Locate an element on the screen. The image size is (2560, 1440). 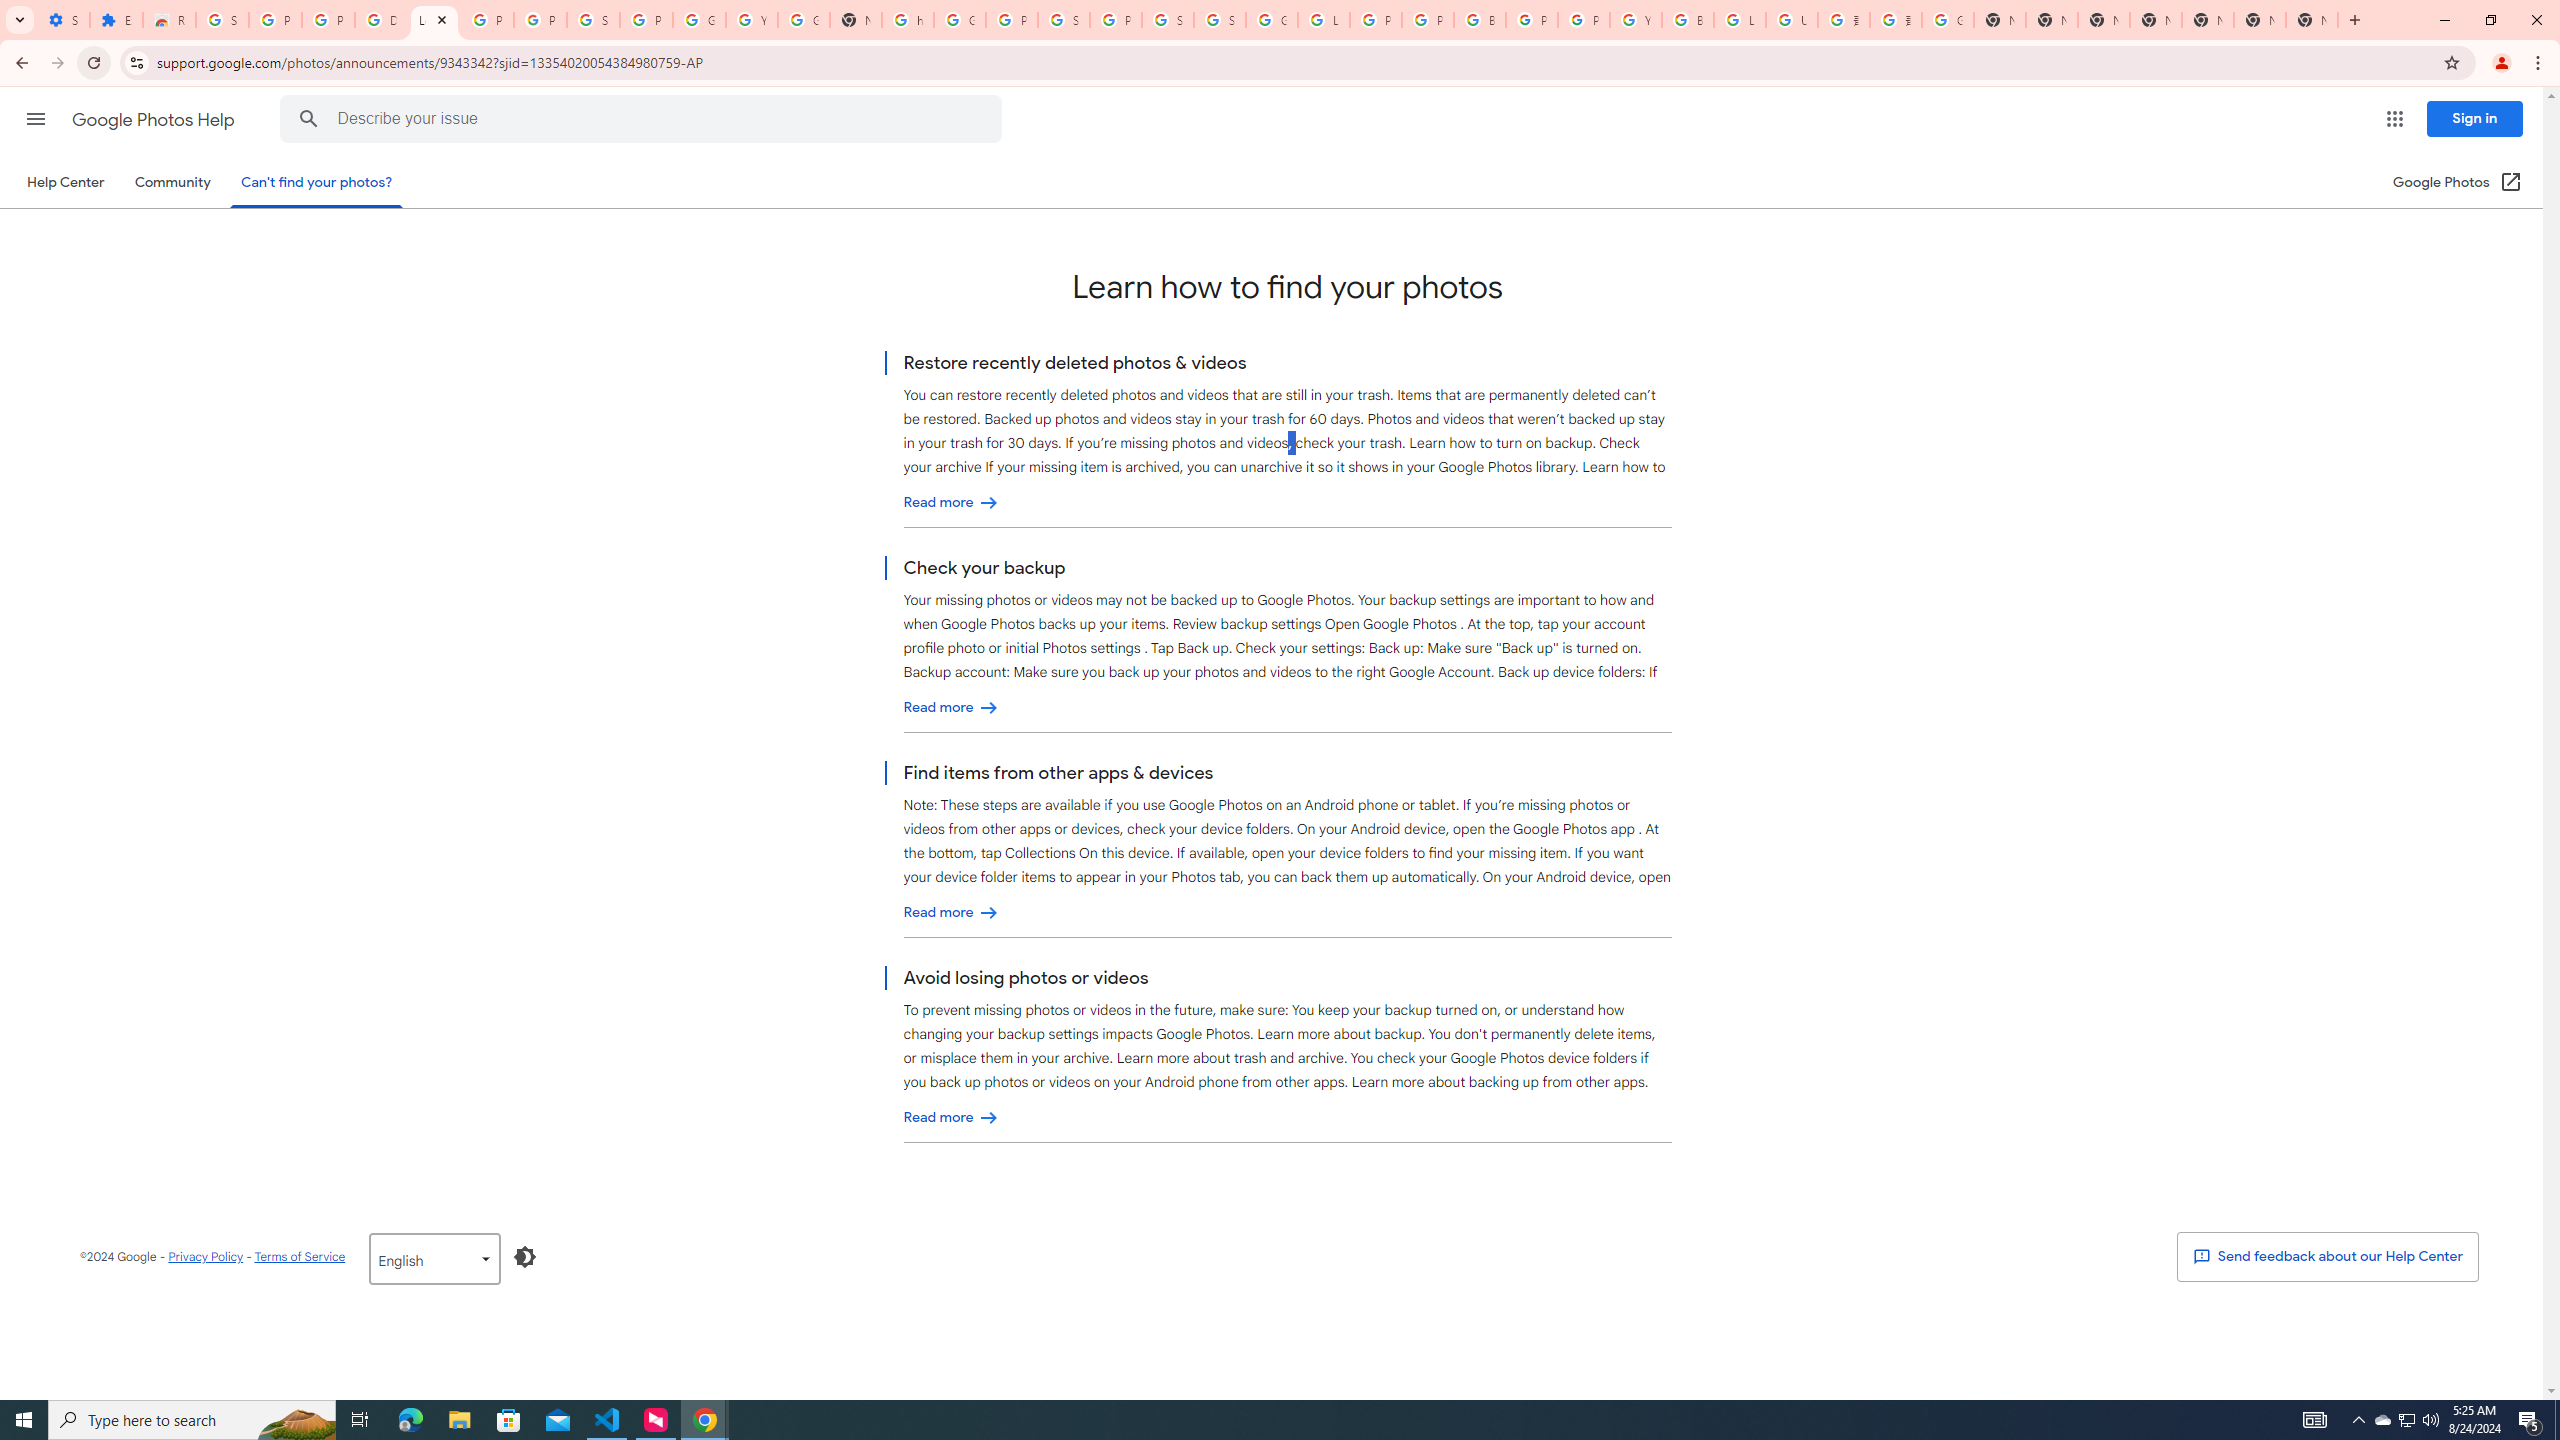
'Find items from other apps & devices' is located at coordinates (951, 911).